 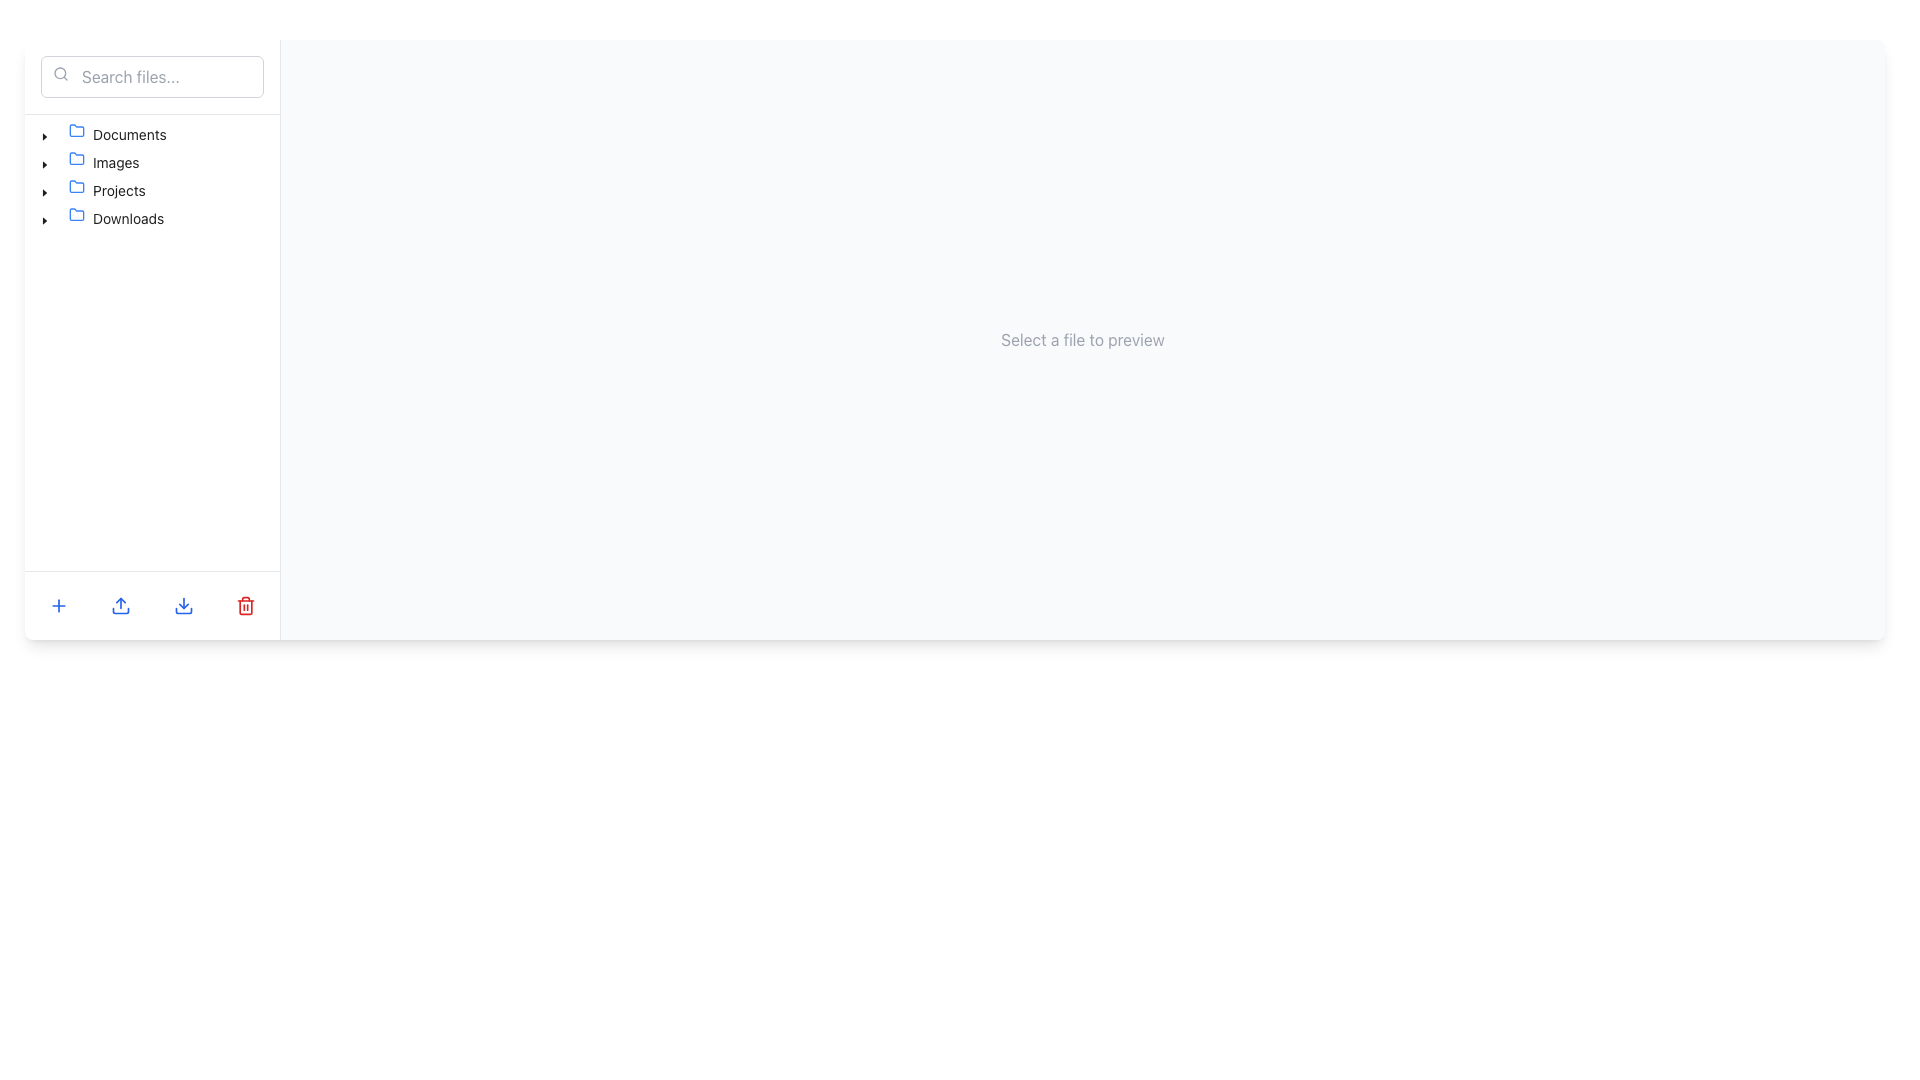 I want to click on to select the 'Downloads' folder item, which is represented by a blue folder icon and the text label 'Downloads' in the vertical navigation panel on the left side of the interface, so click(x=115, y=219).